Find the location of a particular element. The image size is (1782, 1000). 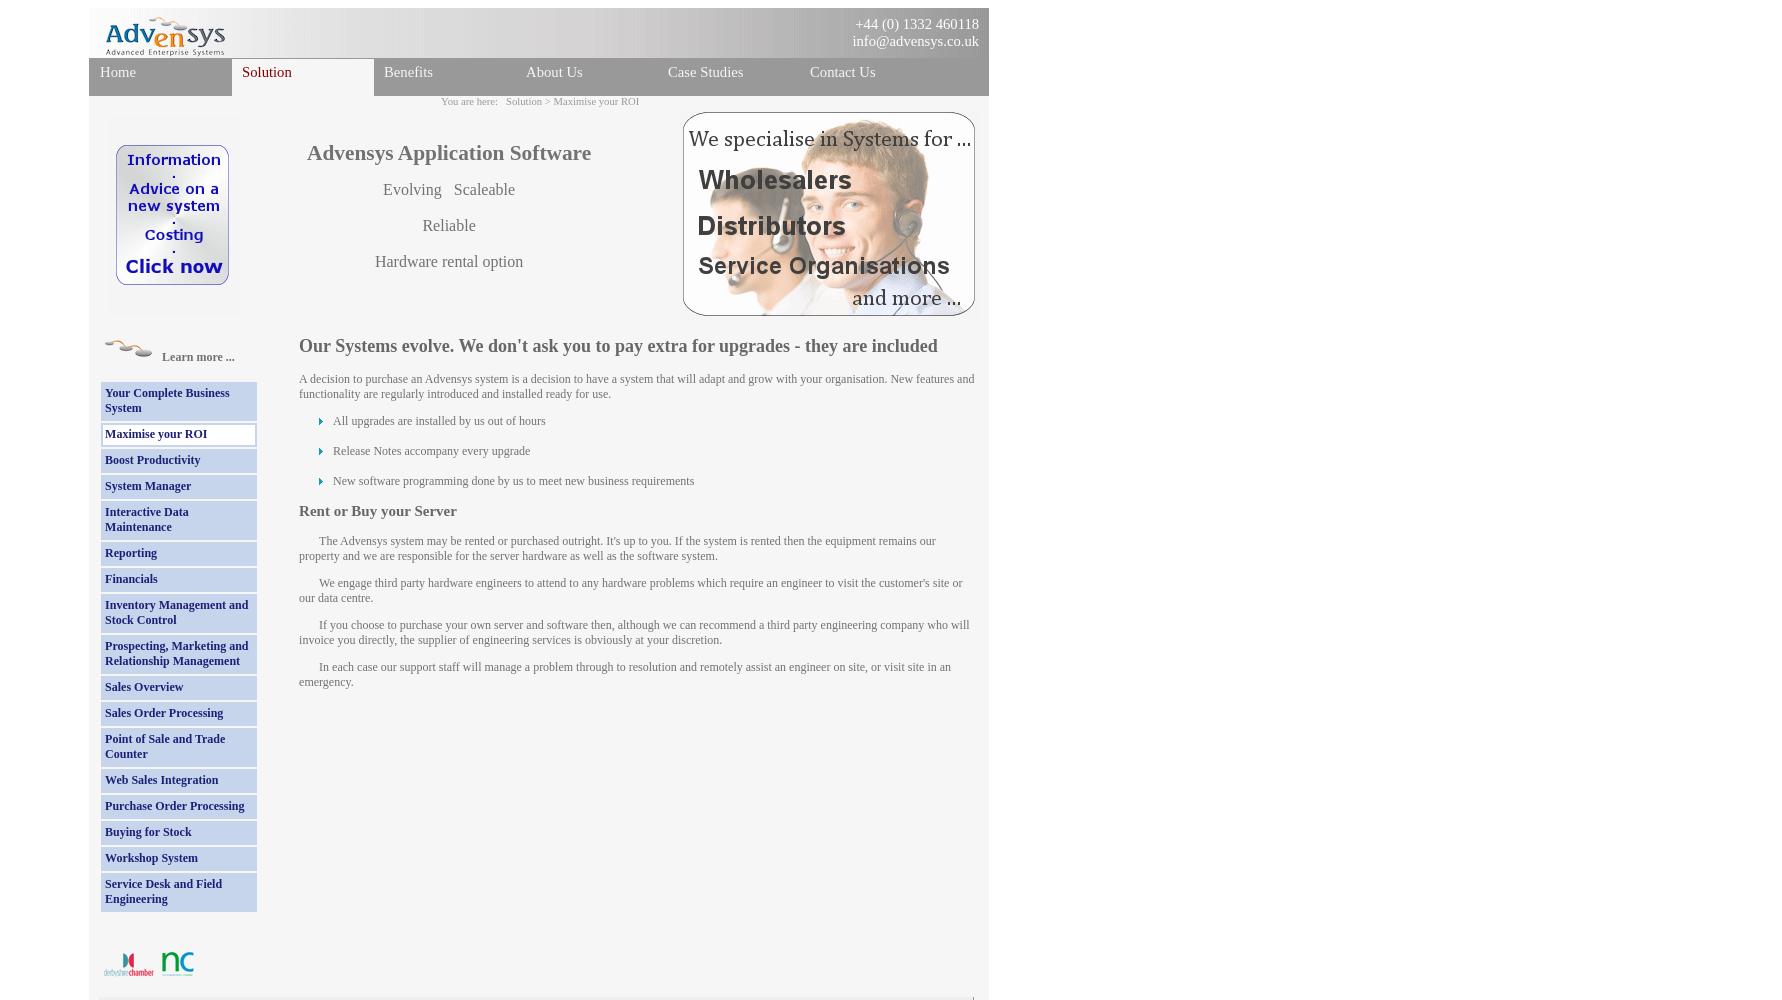

'Point of Sale and Trade Counter' is located at coordinates (164, 745).